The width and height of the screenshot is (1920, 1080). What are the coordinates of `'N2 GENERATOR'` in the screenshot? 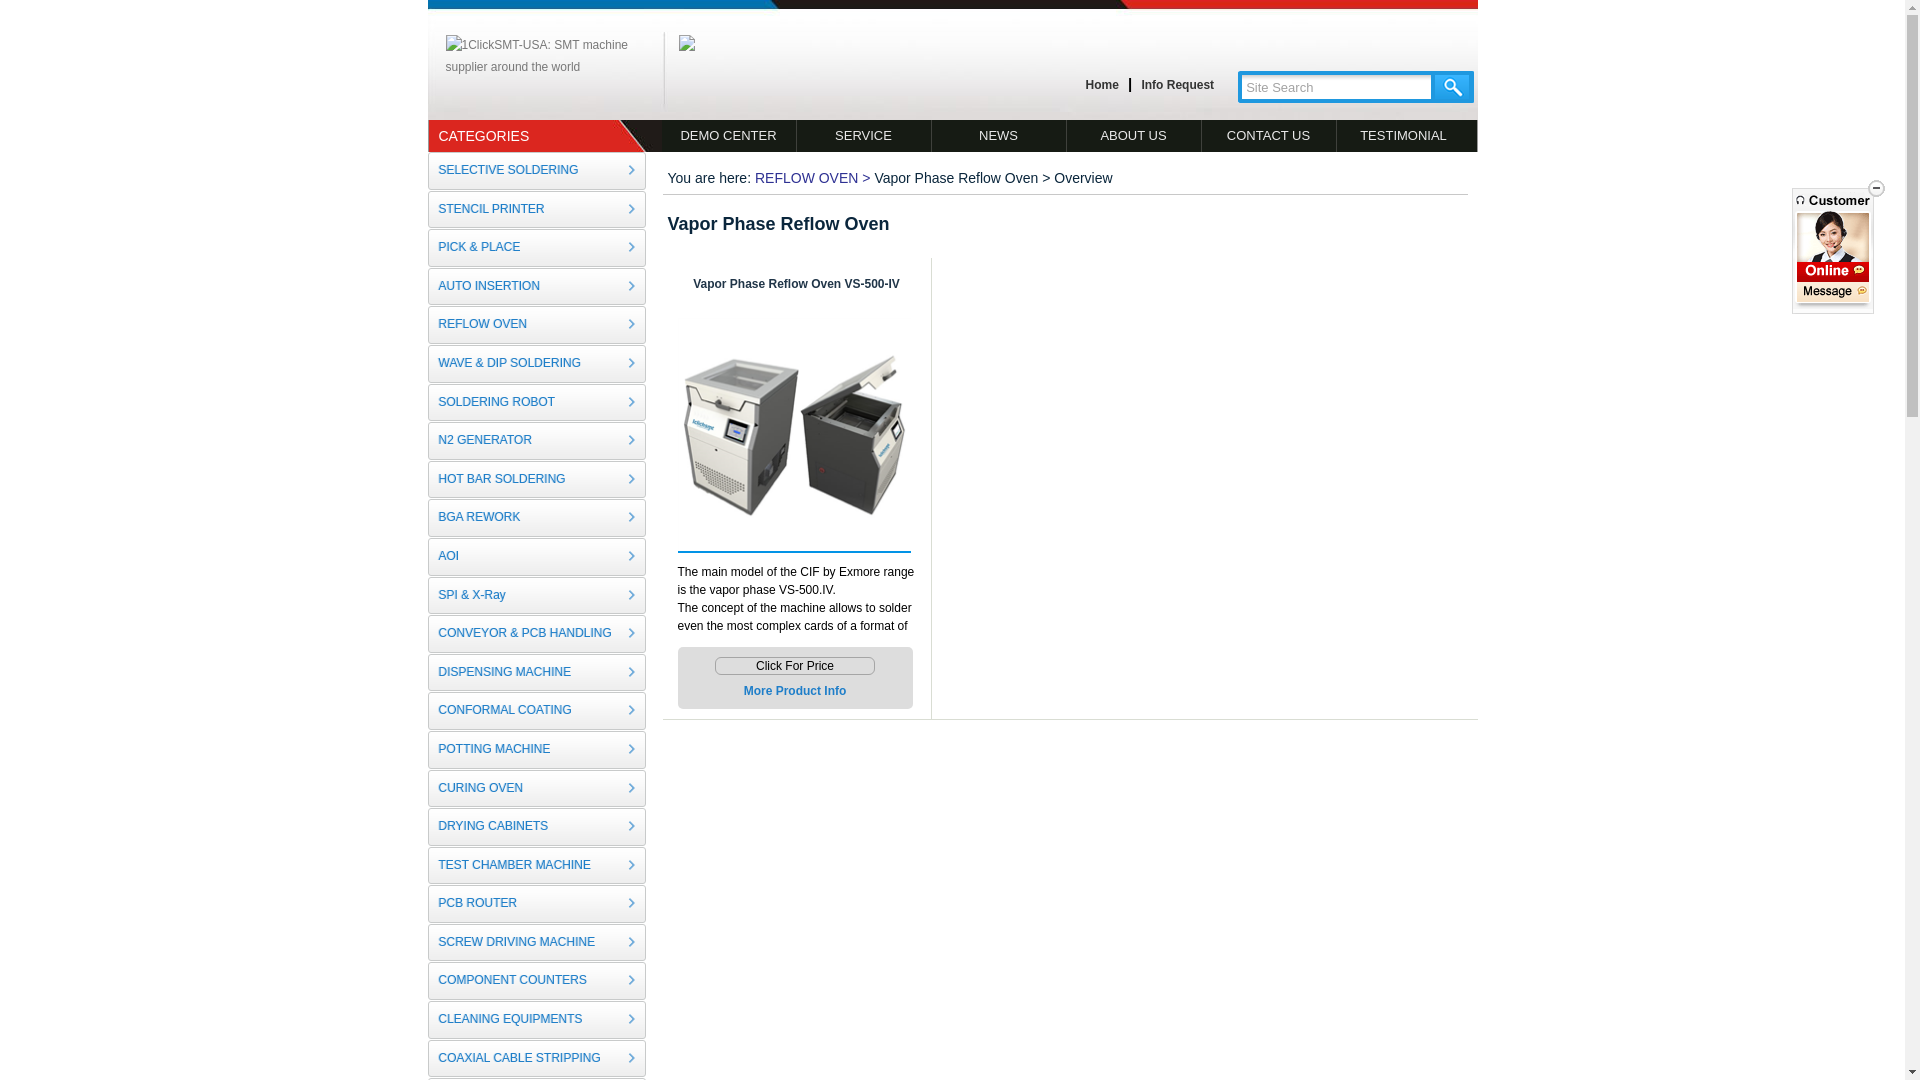 It's located at (537, 439).